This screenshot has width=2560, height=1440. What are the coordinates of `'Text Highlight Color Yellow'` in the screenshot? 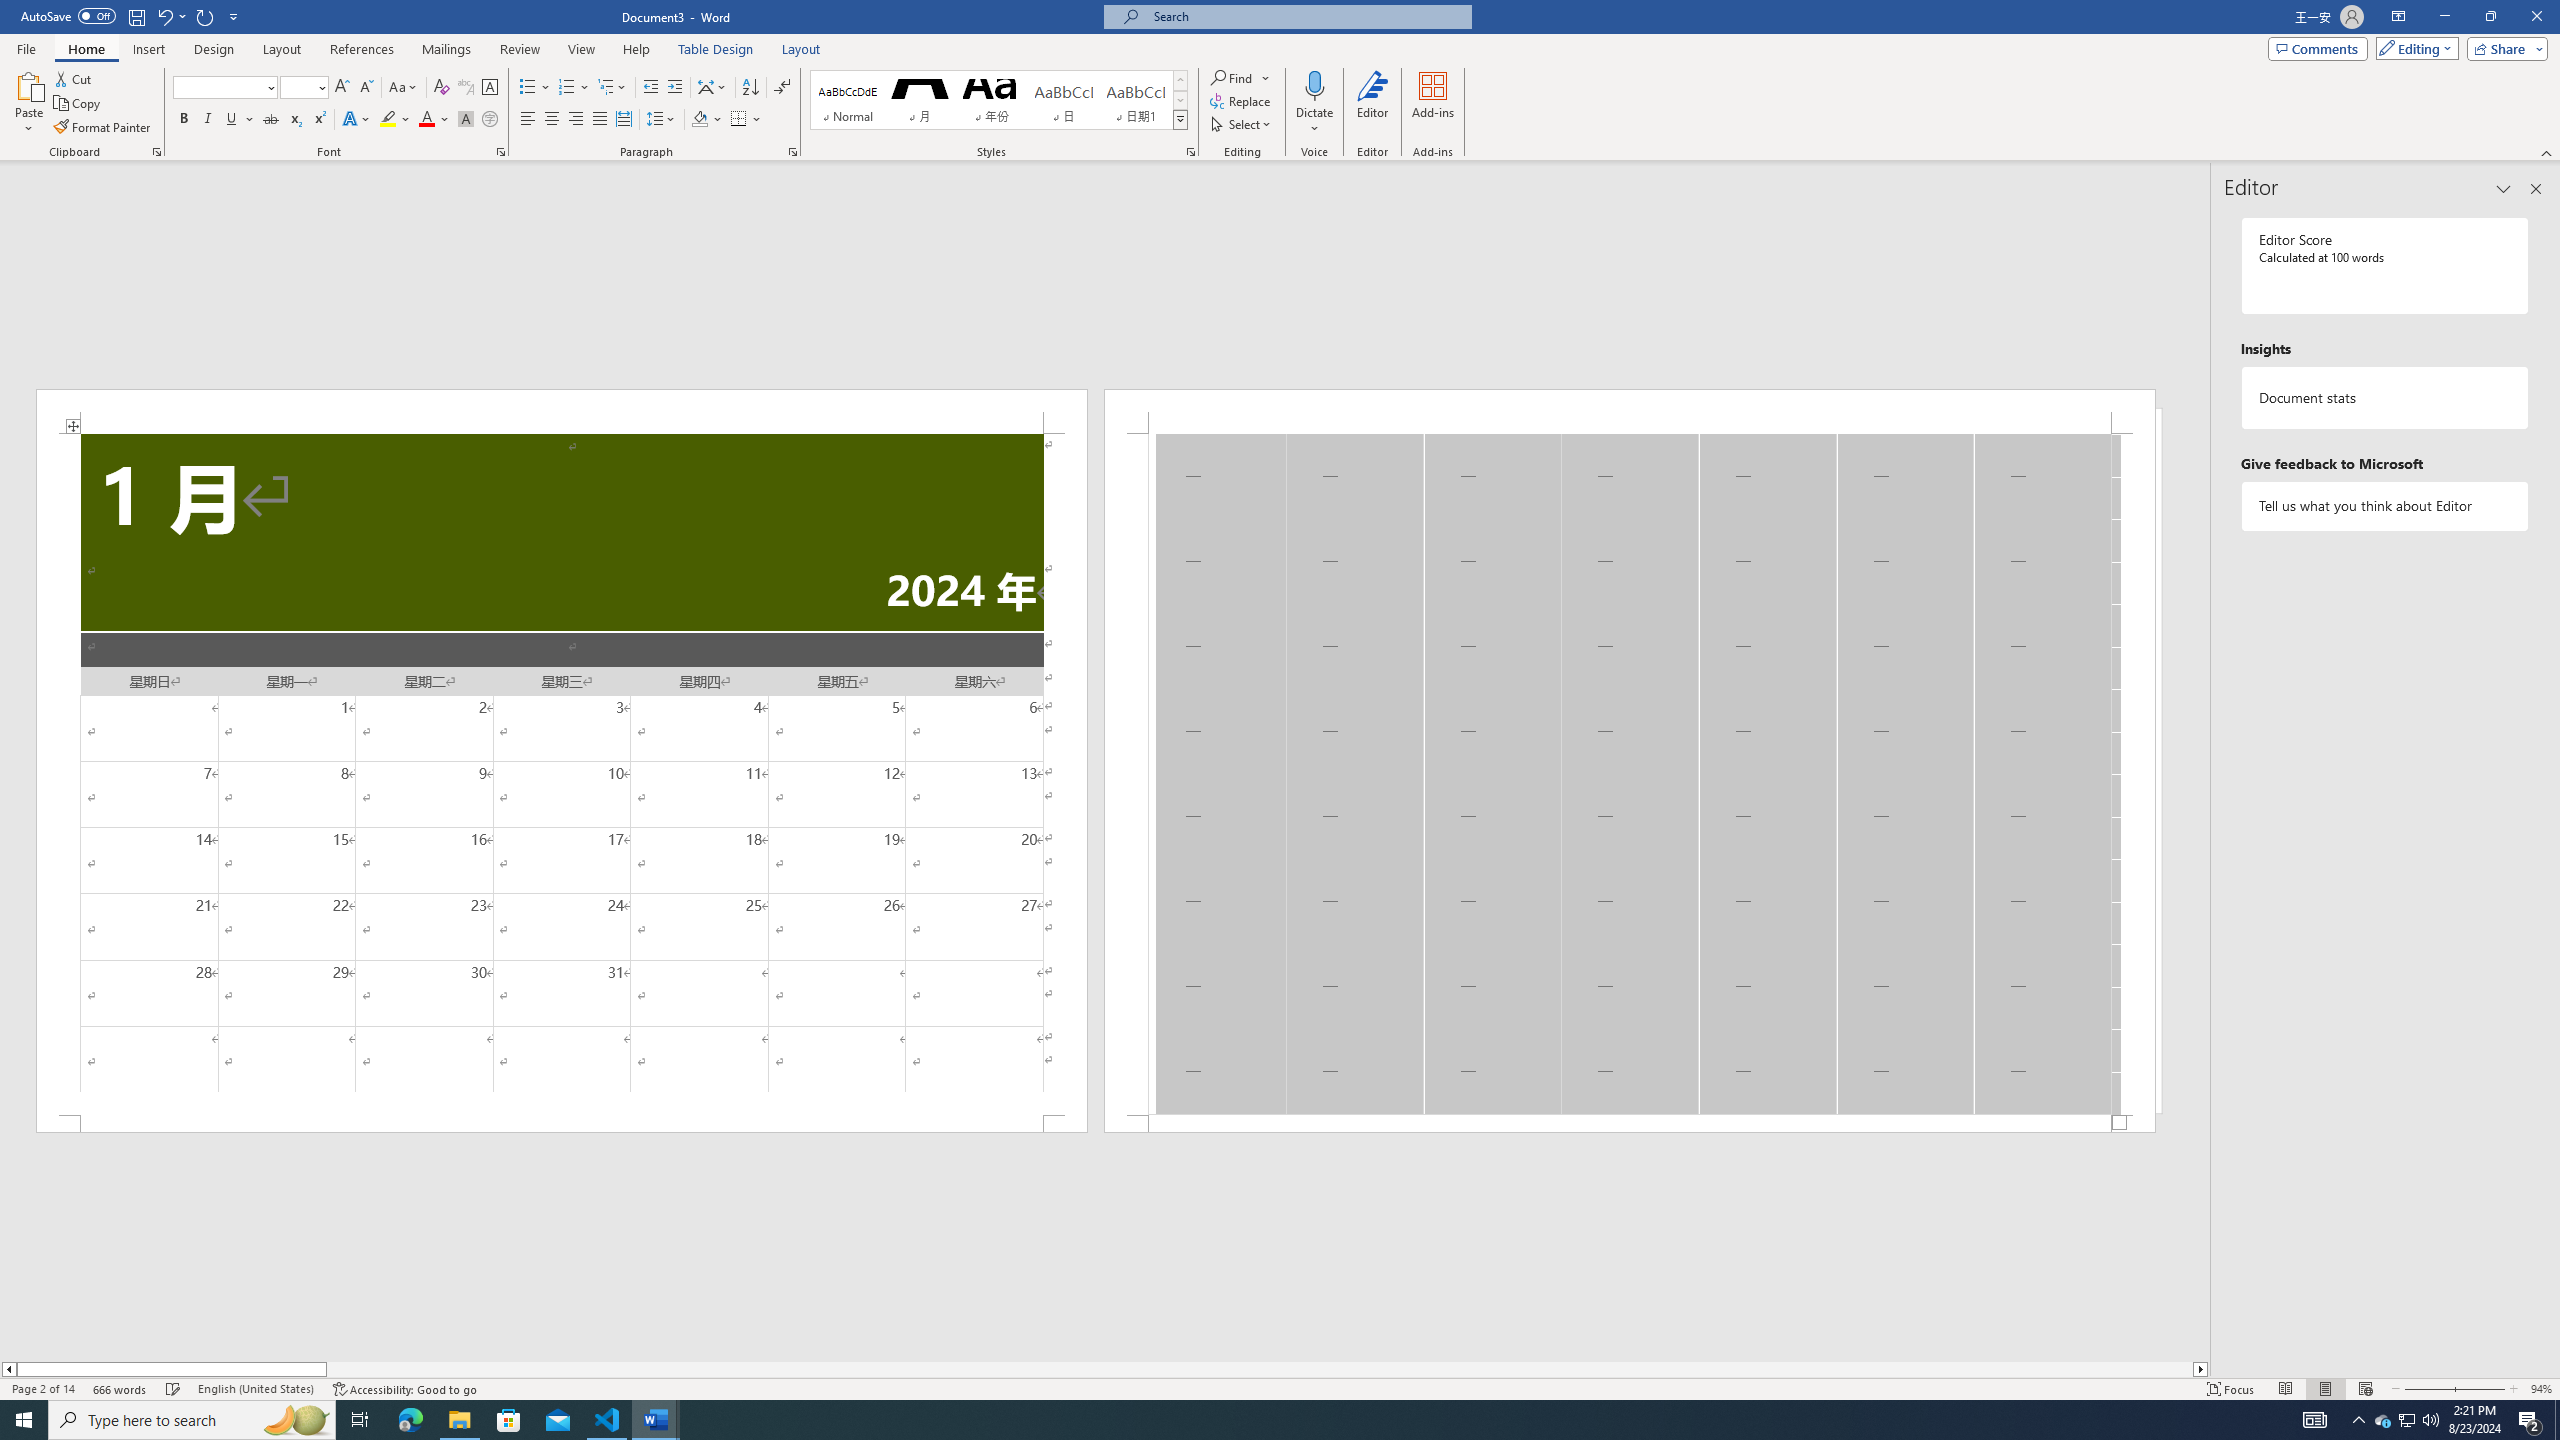 It's located at (387, 118).